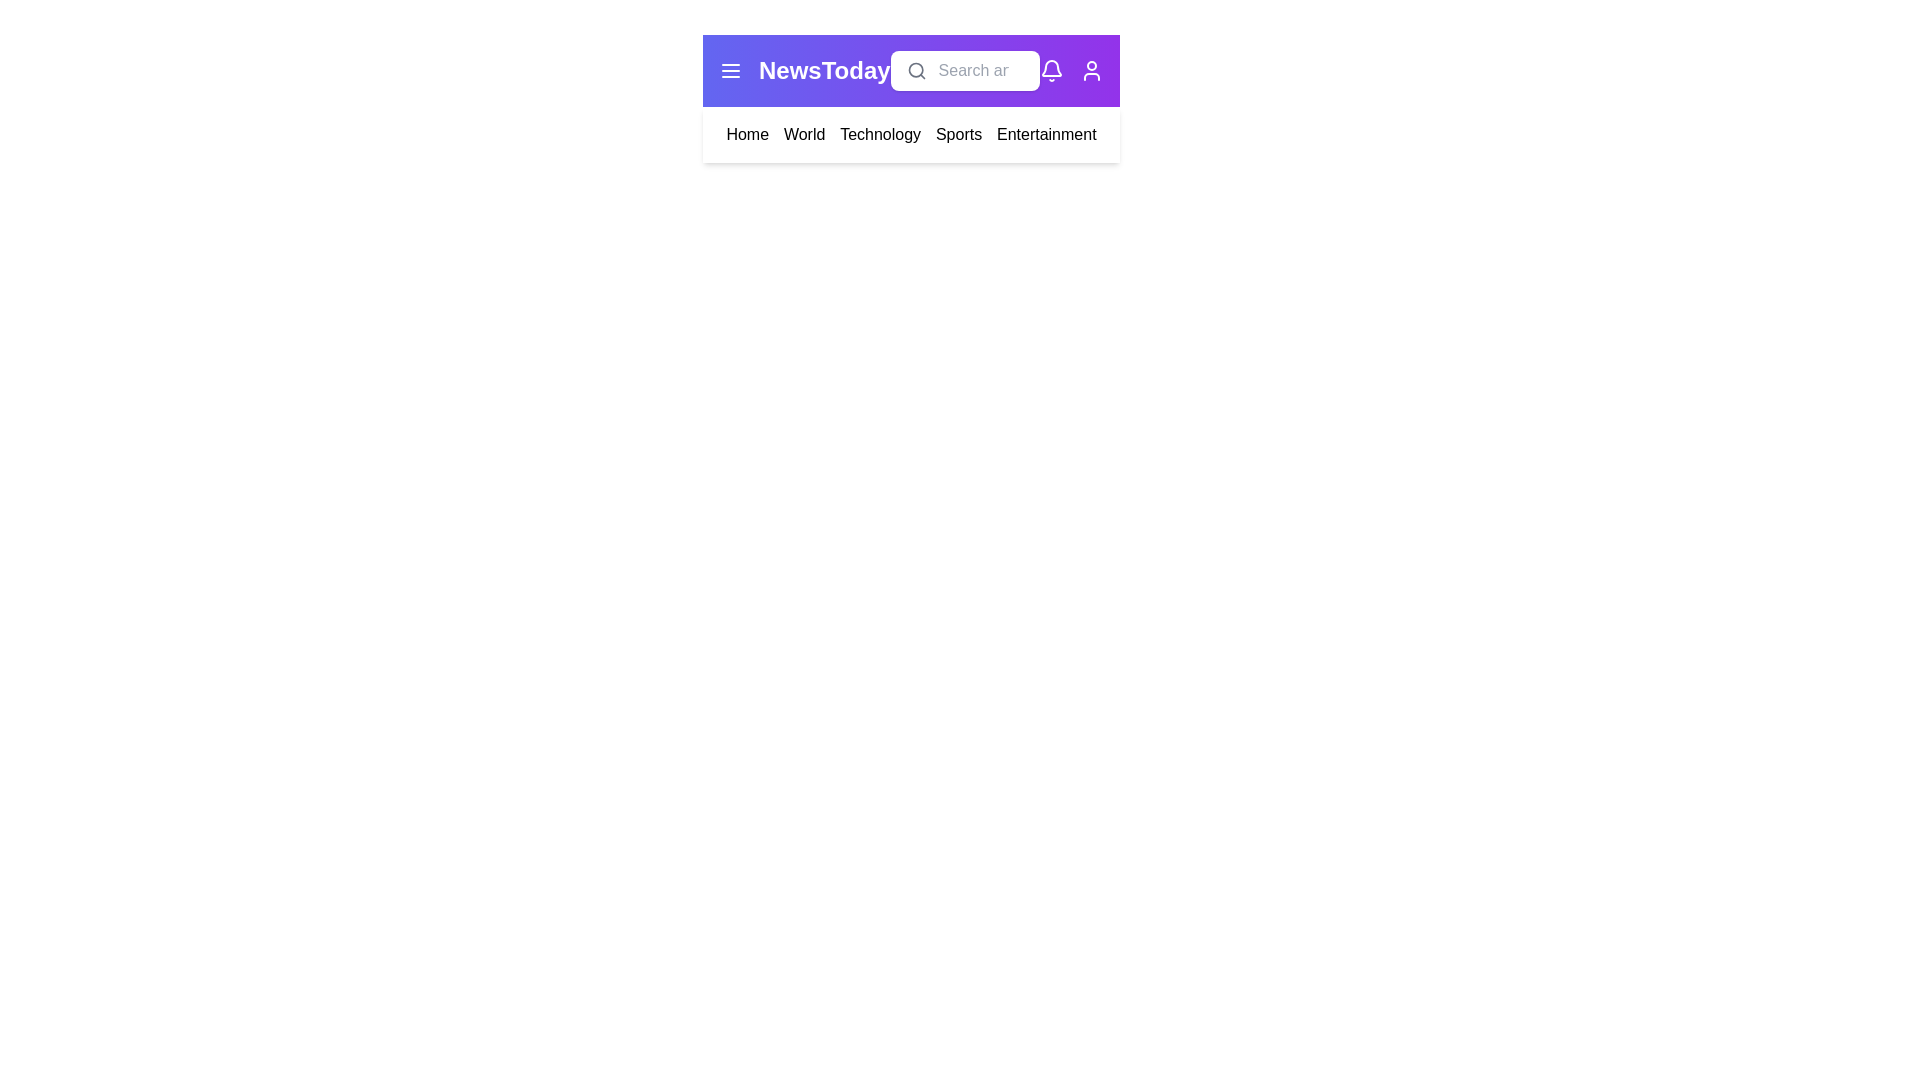 This screenshot has height=1080, width=1920. Describe the element at coordinates (1050, 69) in the screenshot. I see `the bell icon to open the notifications` at that location.